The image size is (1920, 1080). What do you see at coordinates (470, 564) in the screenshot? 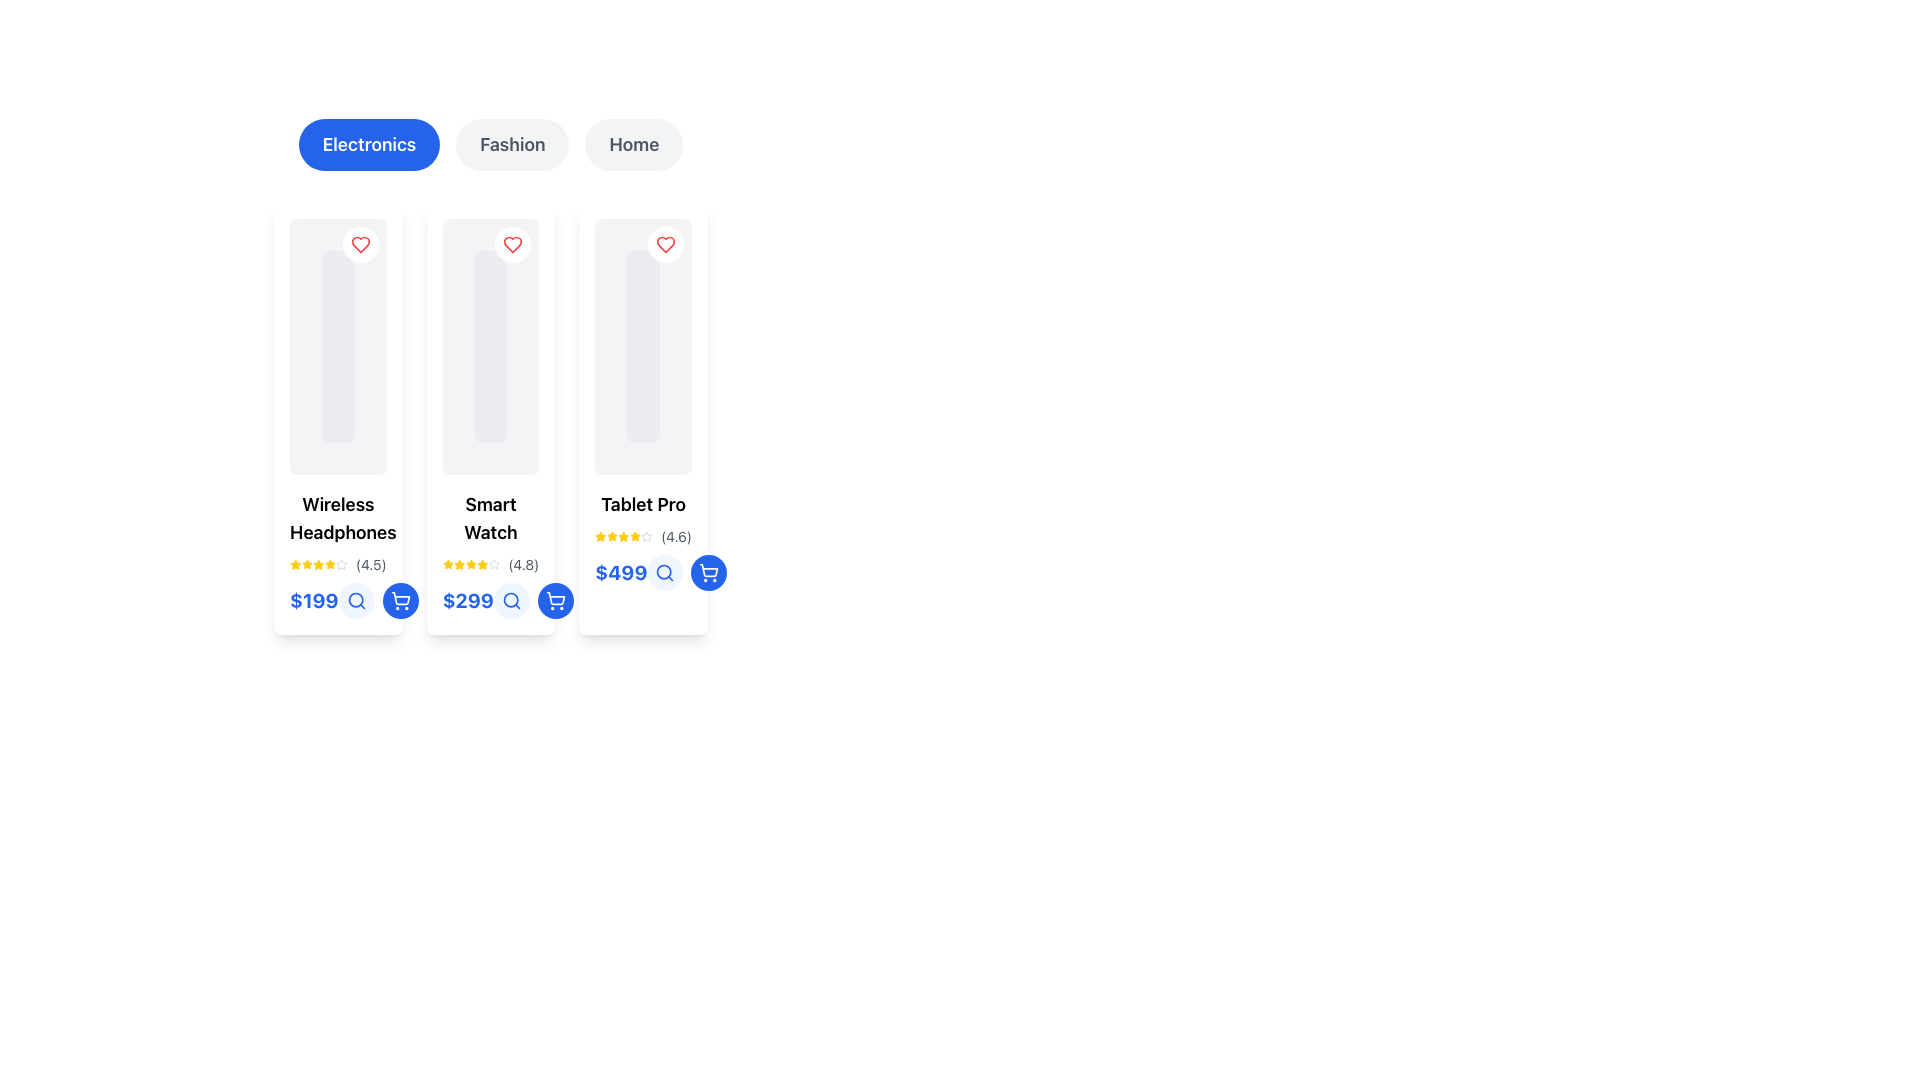
I see `the yellow star icon representing the rating for the 'Smart Watch' product located in the ratings section of the product card` at bounding box center [470, 564].